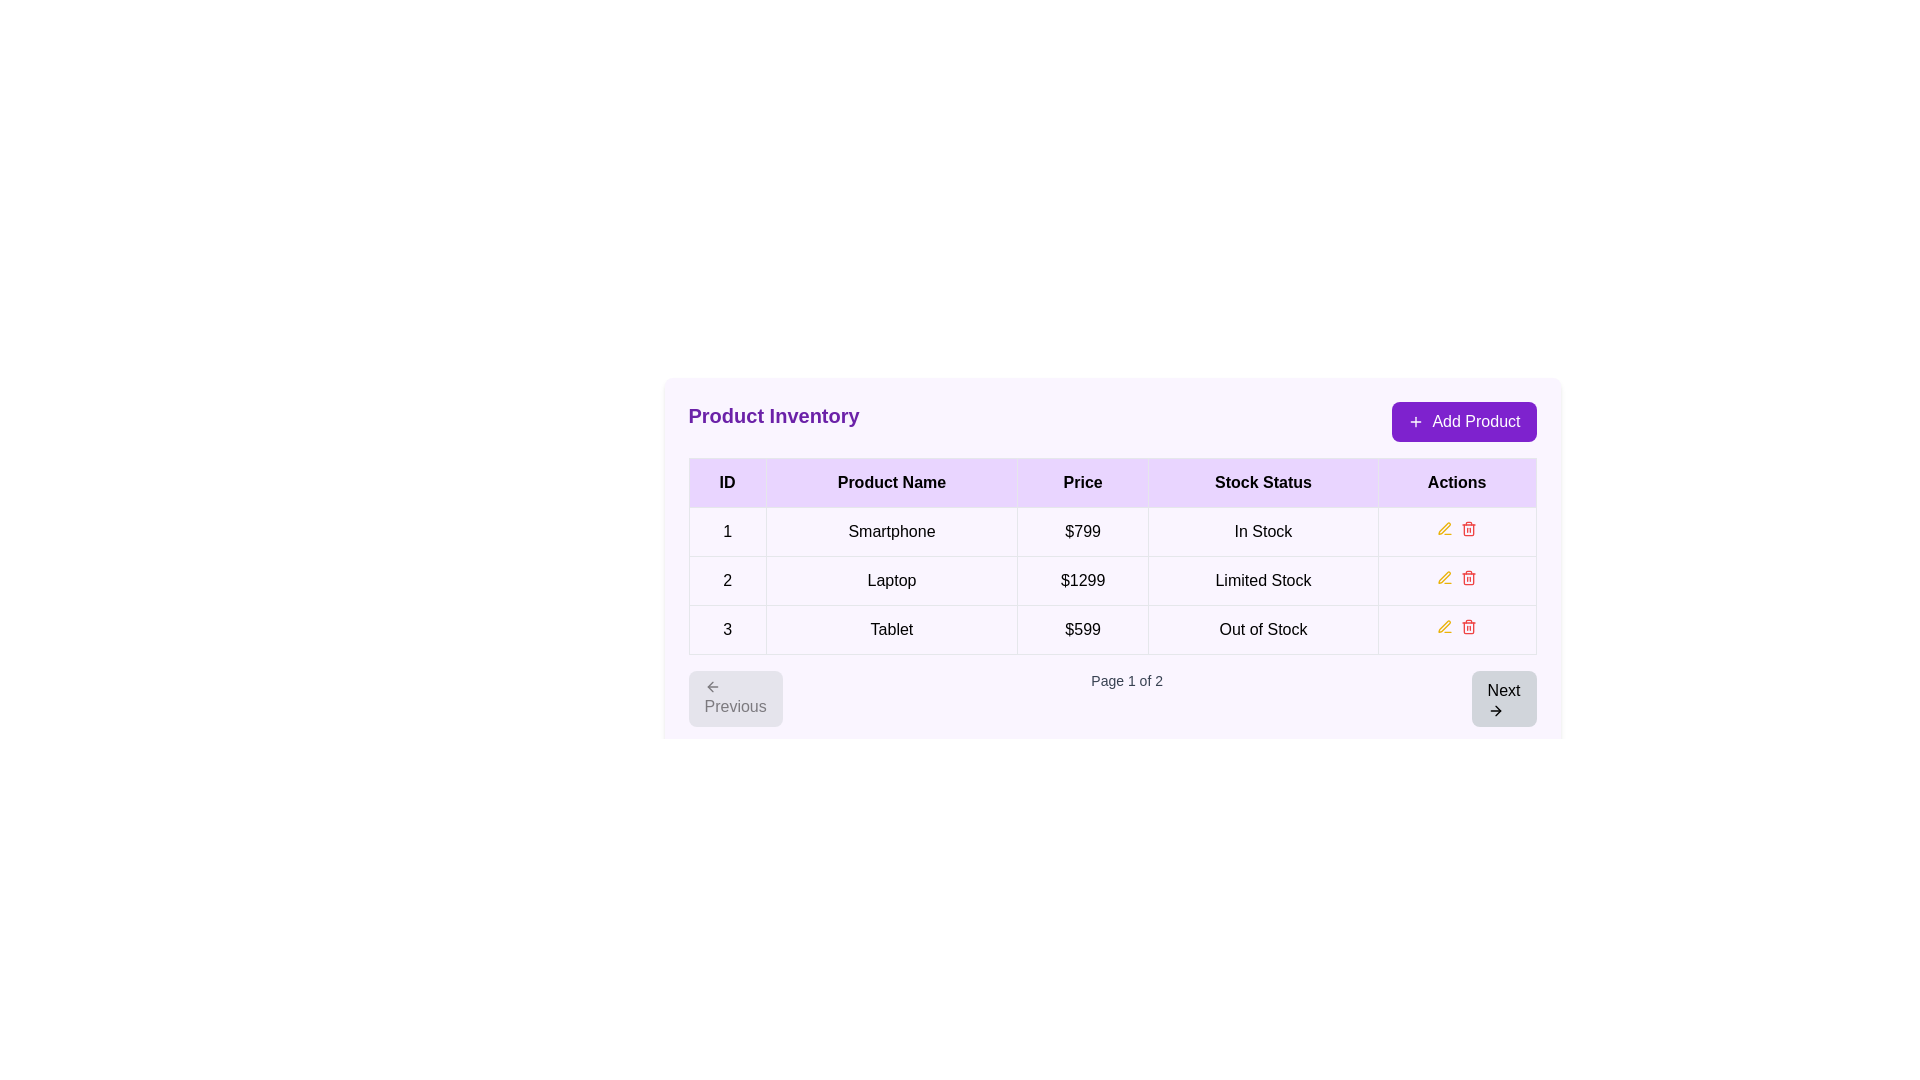  Describe the element at coordinates (891, 531) in the screenshot. I see `the 'Smartphone' text label in the product inventory list, located in the second column of the first row, under the 'Product Name' header` at that location.